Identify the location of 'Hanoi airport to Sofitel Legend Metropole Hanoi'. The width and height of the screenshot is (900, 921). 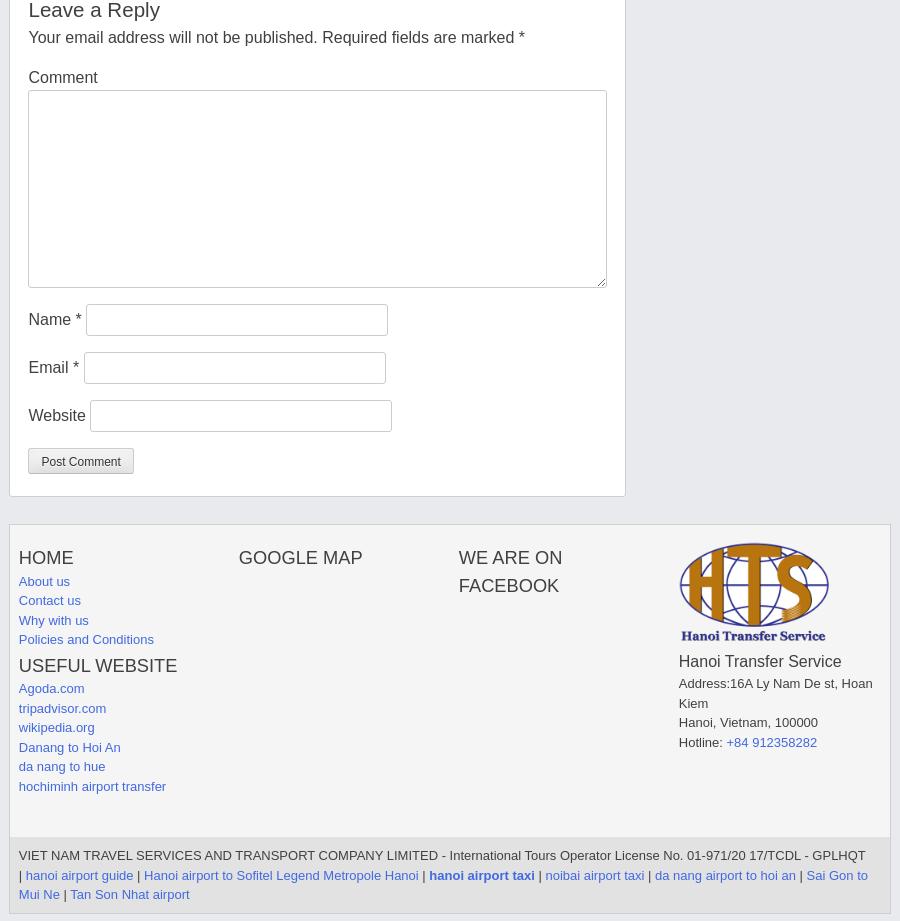
(279, 873).